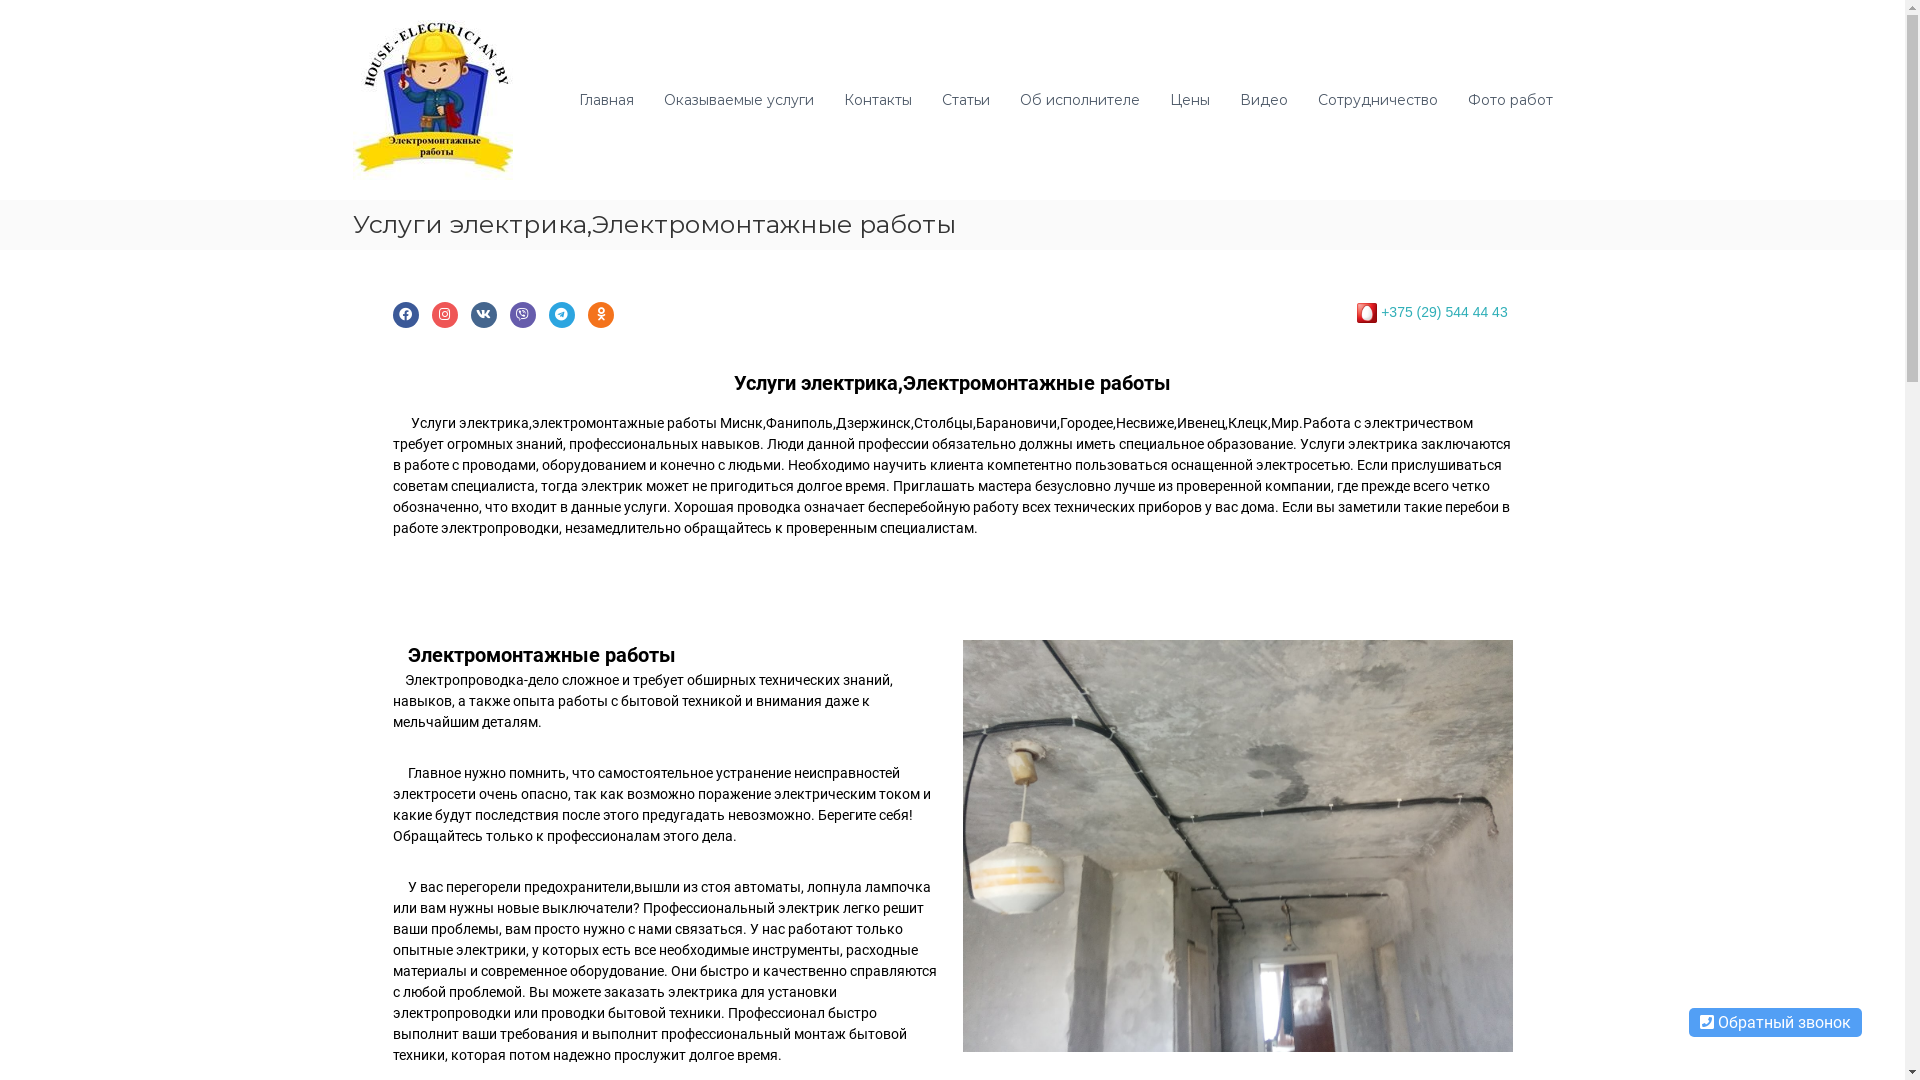 The image size is (1920, 1080). What do you see at coordinates (1444, 312) in the screenshot?
I see `'+375 (29) 544 44 43'` at bounding box center [1444, 312].